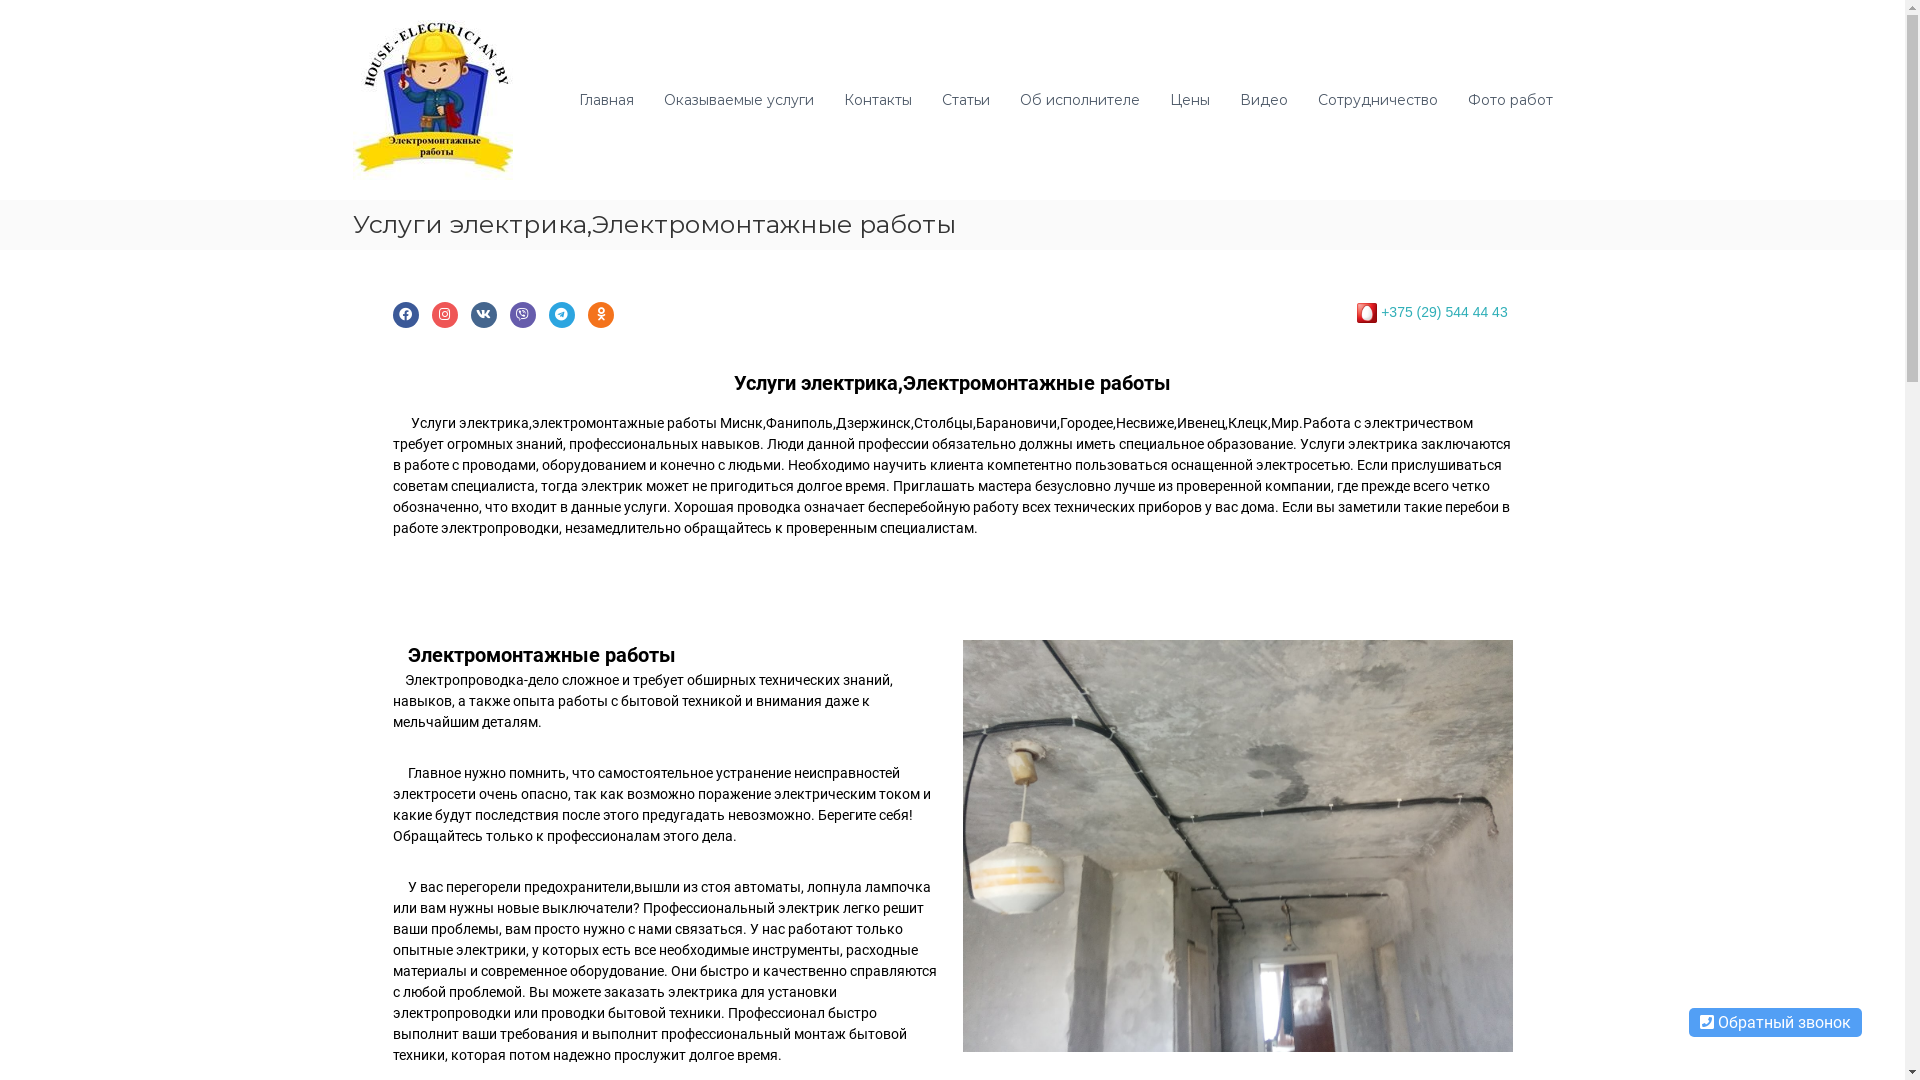 The image size is (1920, 1080). What do you see at coordinates (1444, 312) in the screenshot?
I see `'+375 (29) 544 44 43'` at bounding box center [1444, 312].